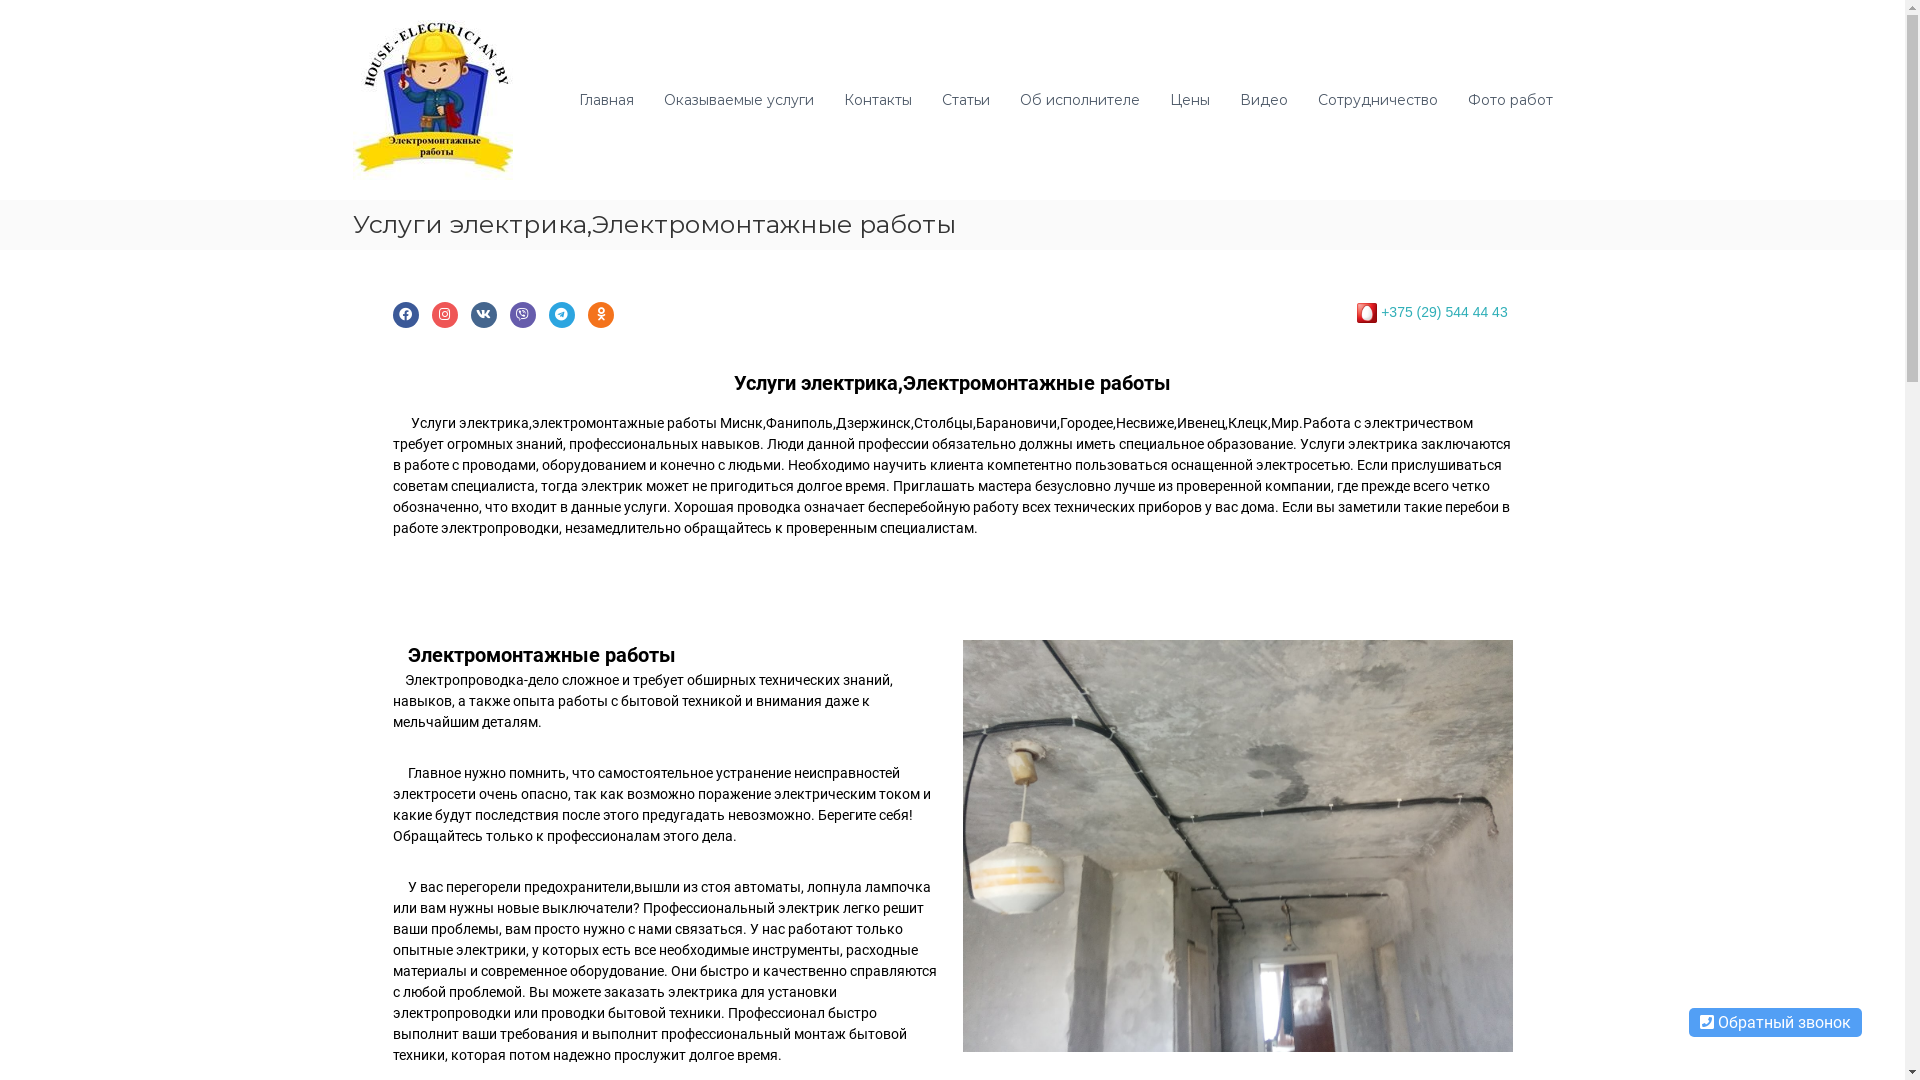 The image size is (1920, 1080). What do you see at coordinates (1444, 312) in the screenshot?
I see `'+375 (29) 544 44 43'` at bounding box center [1444, 312].